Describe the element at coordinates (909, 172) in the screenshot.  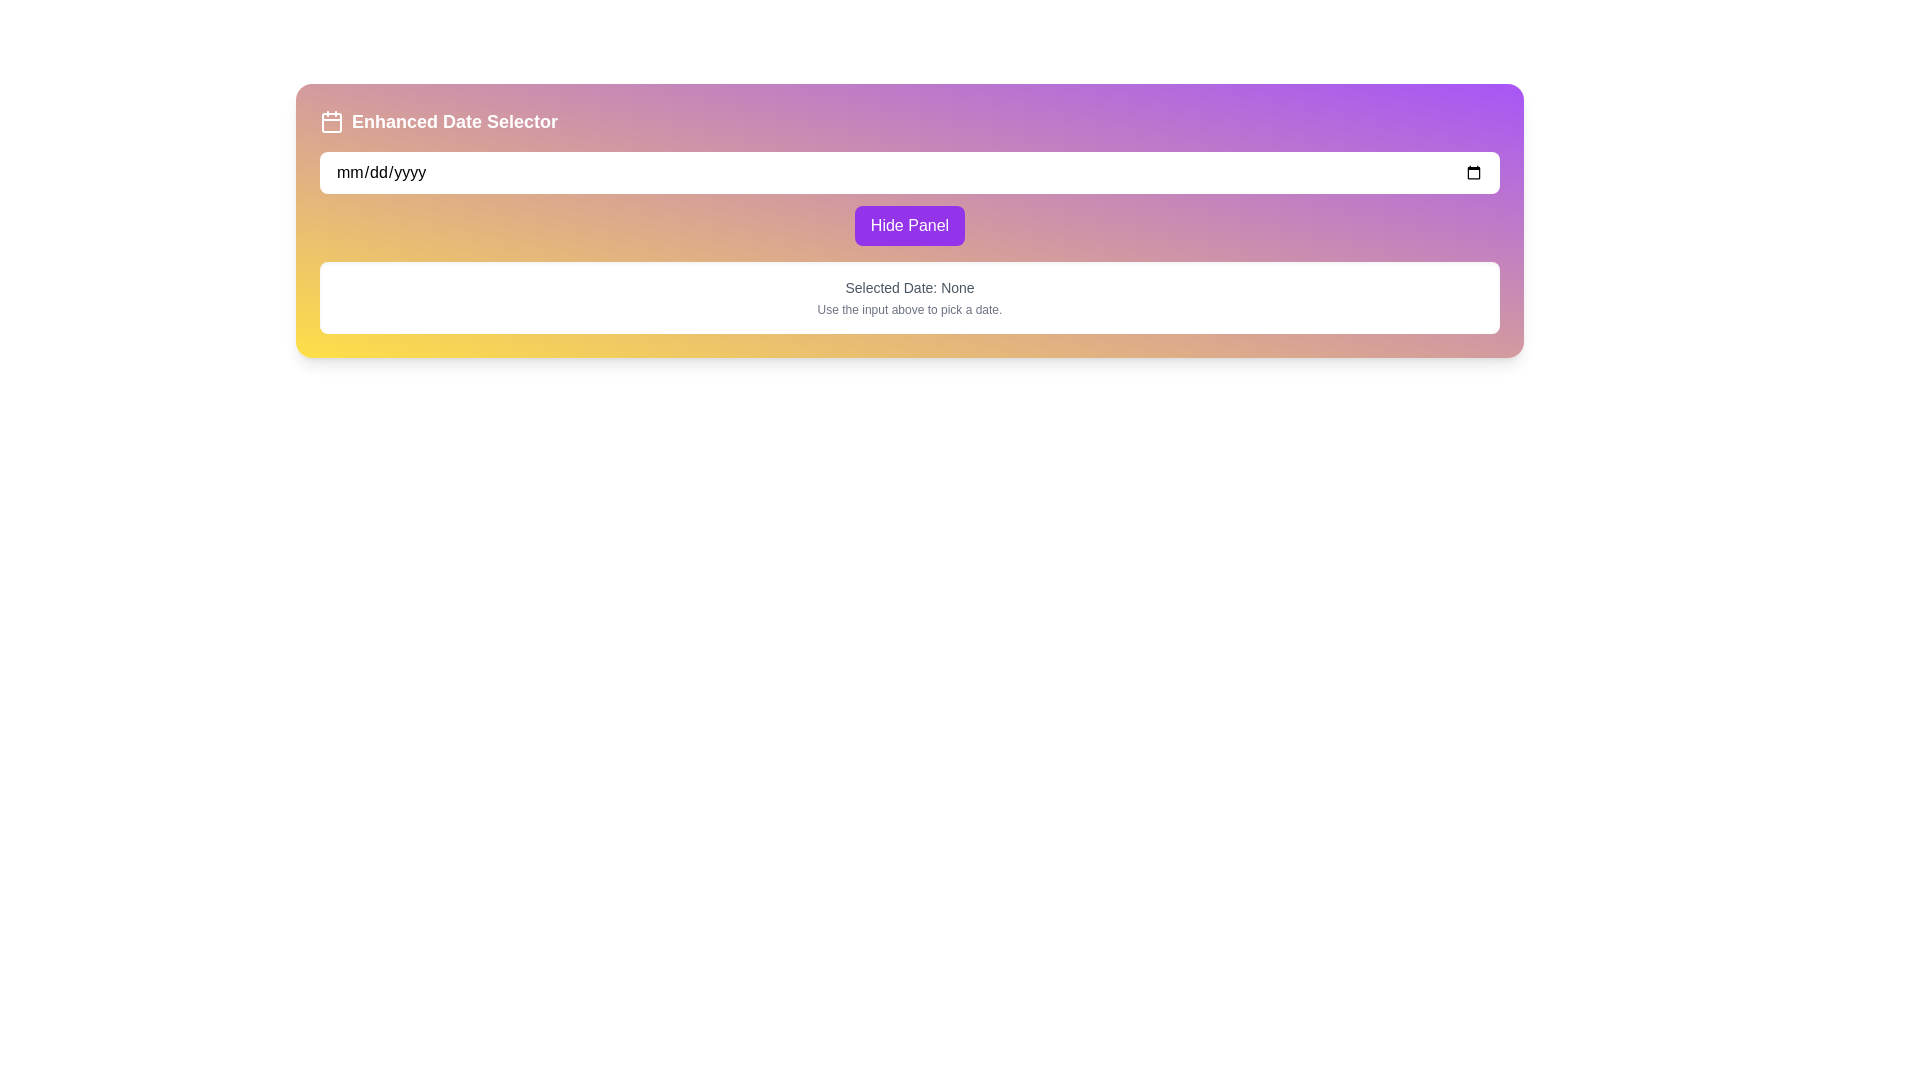
I see `the date input field styled with a white background and rounded corners` at that location.